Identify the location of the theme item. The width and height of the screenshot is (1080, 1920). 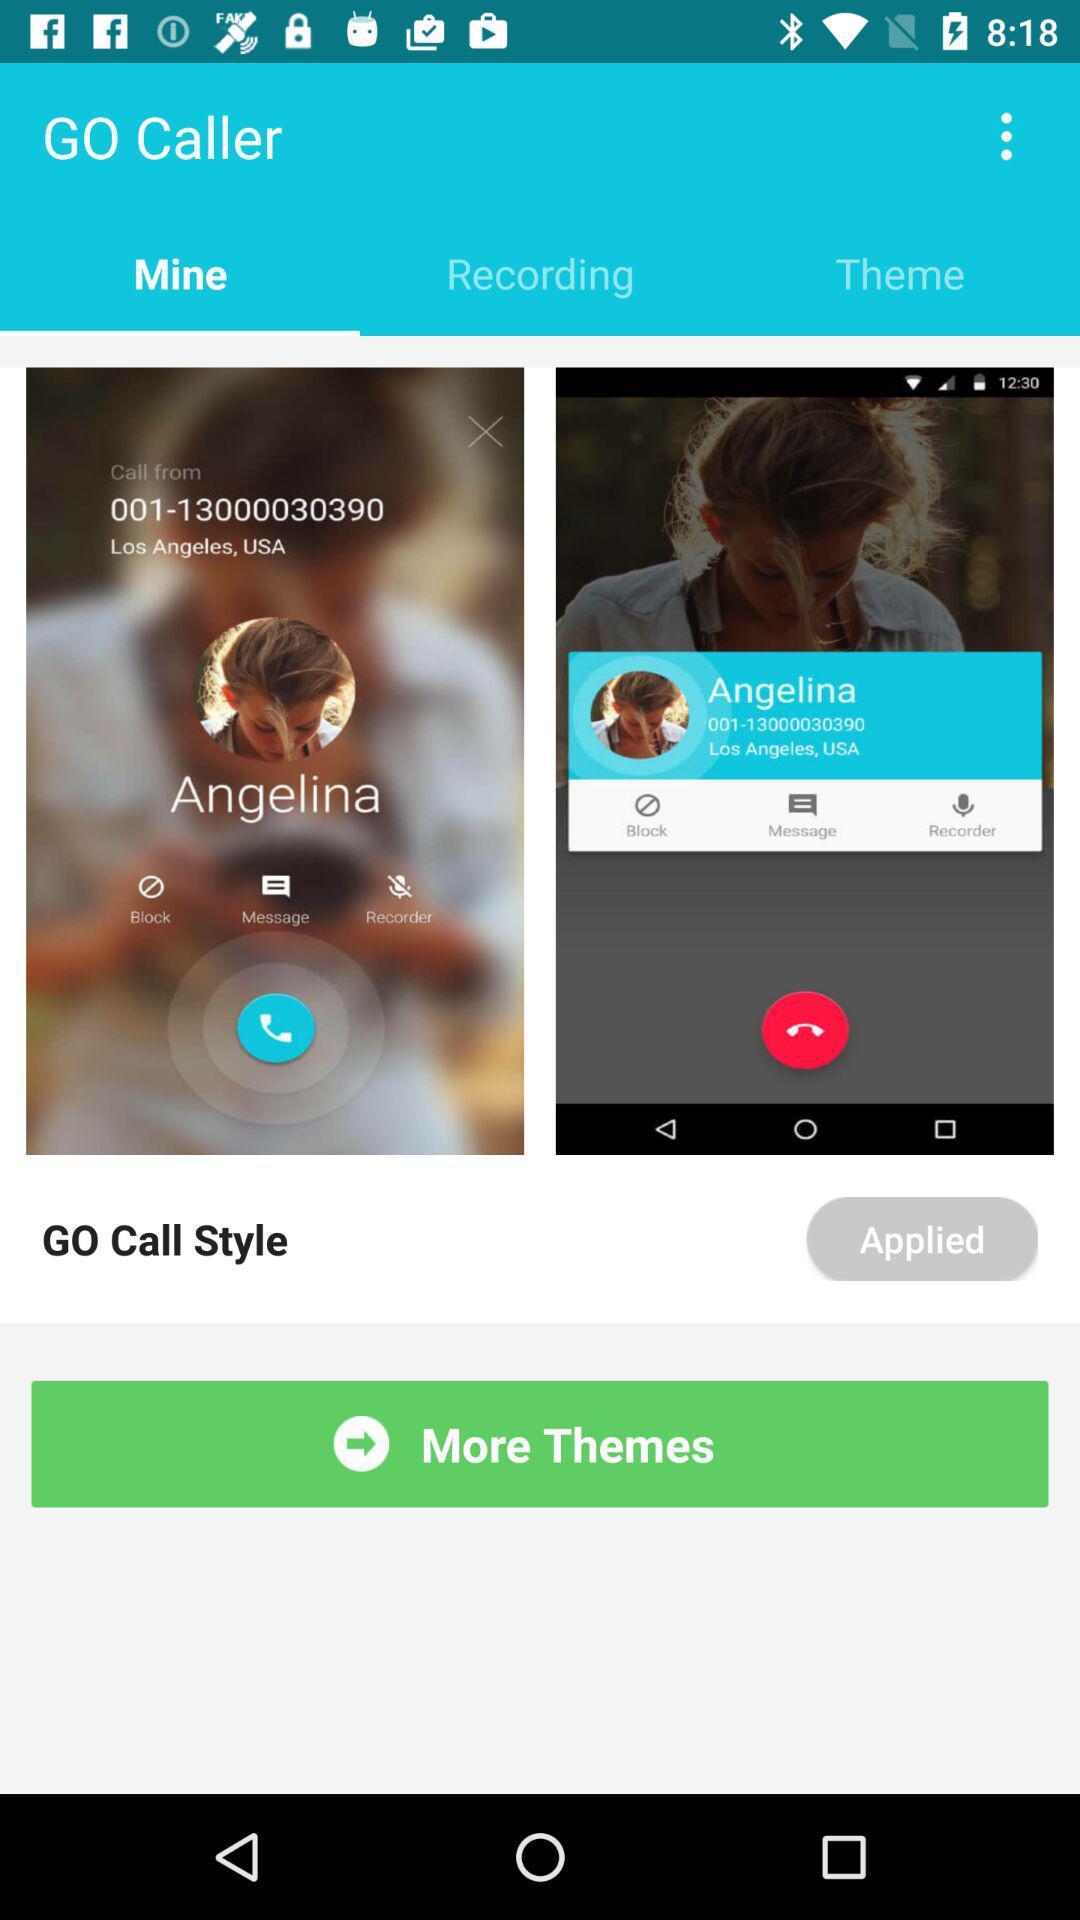
(898, 272).